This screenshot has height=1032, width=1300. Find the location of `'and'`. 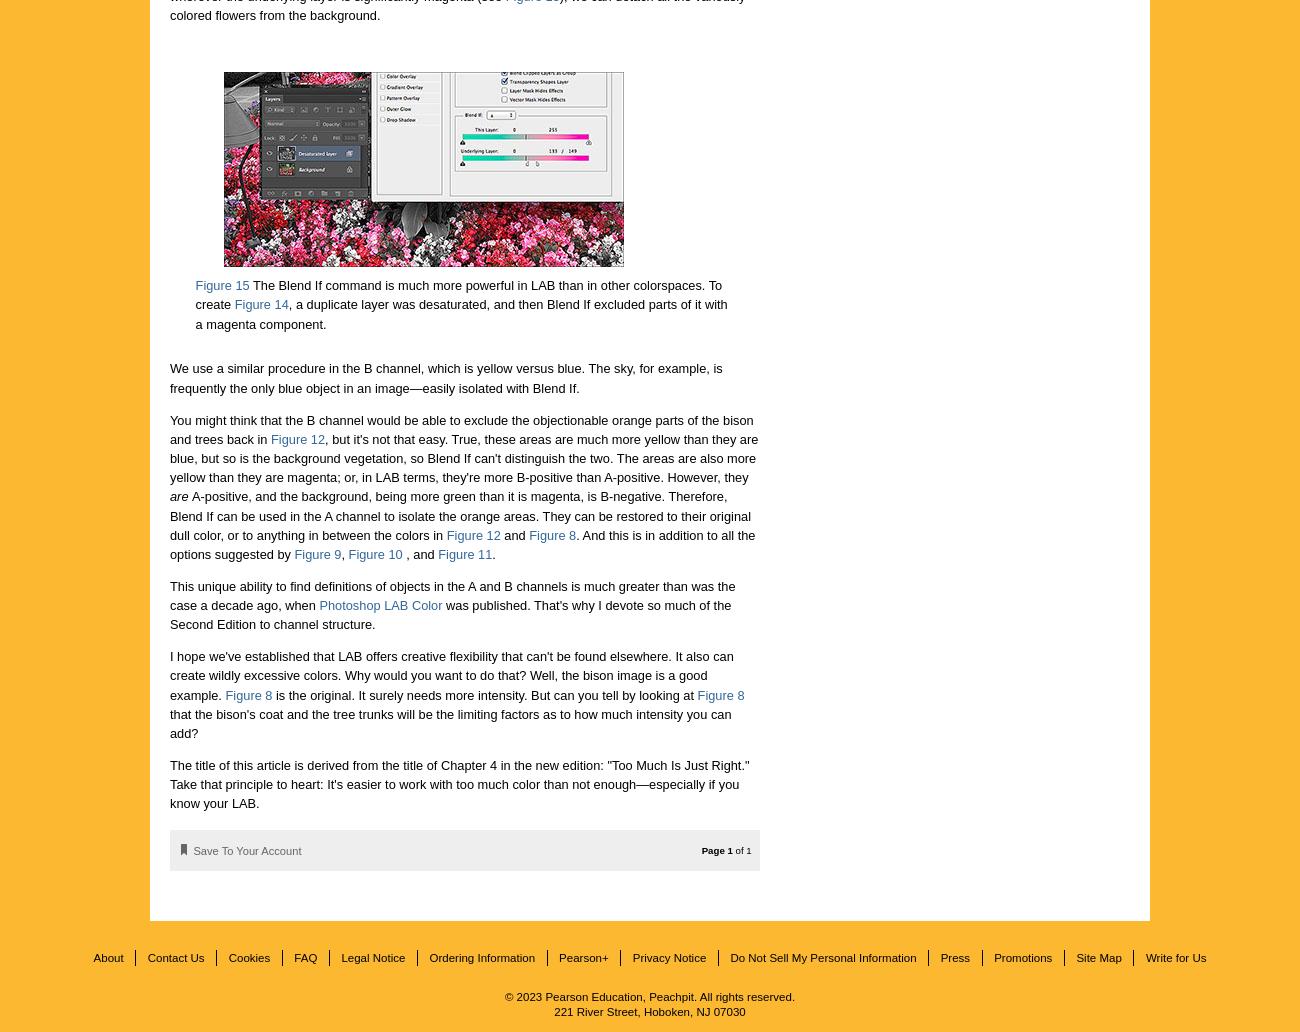

'and' is located at coordinates (499, 534).